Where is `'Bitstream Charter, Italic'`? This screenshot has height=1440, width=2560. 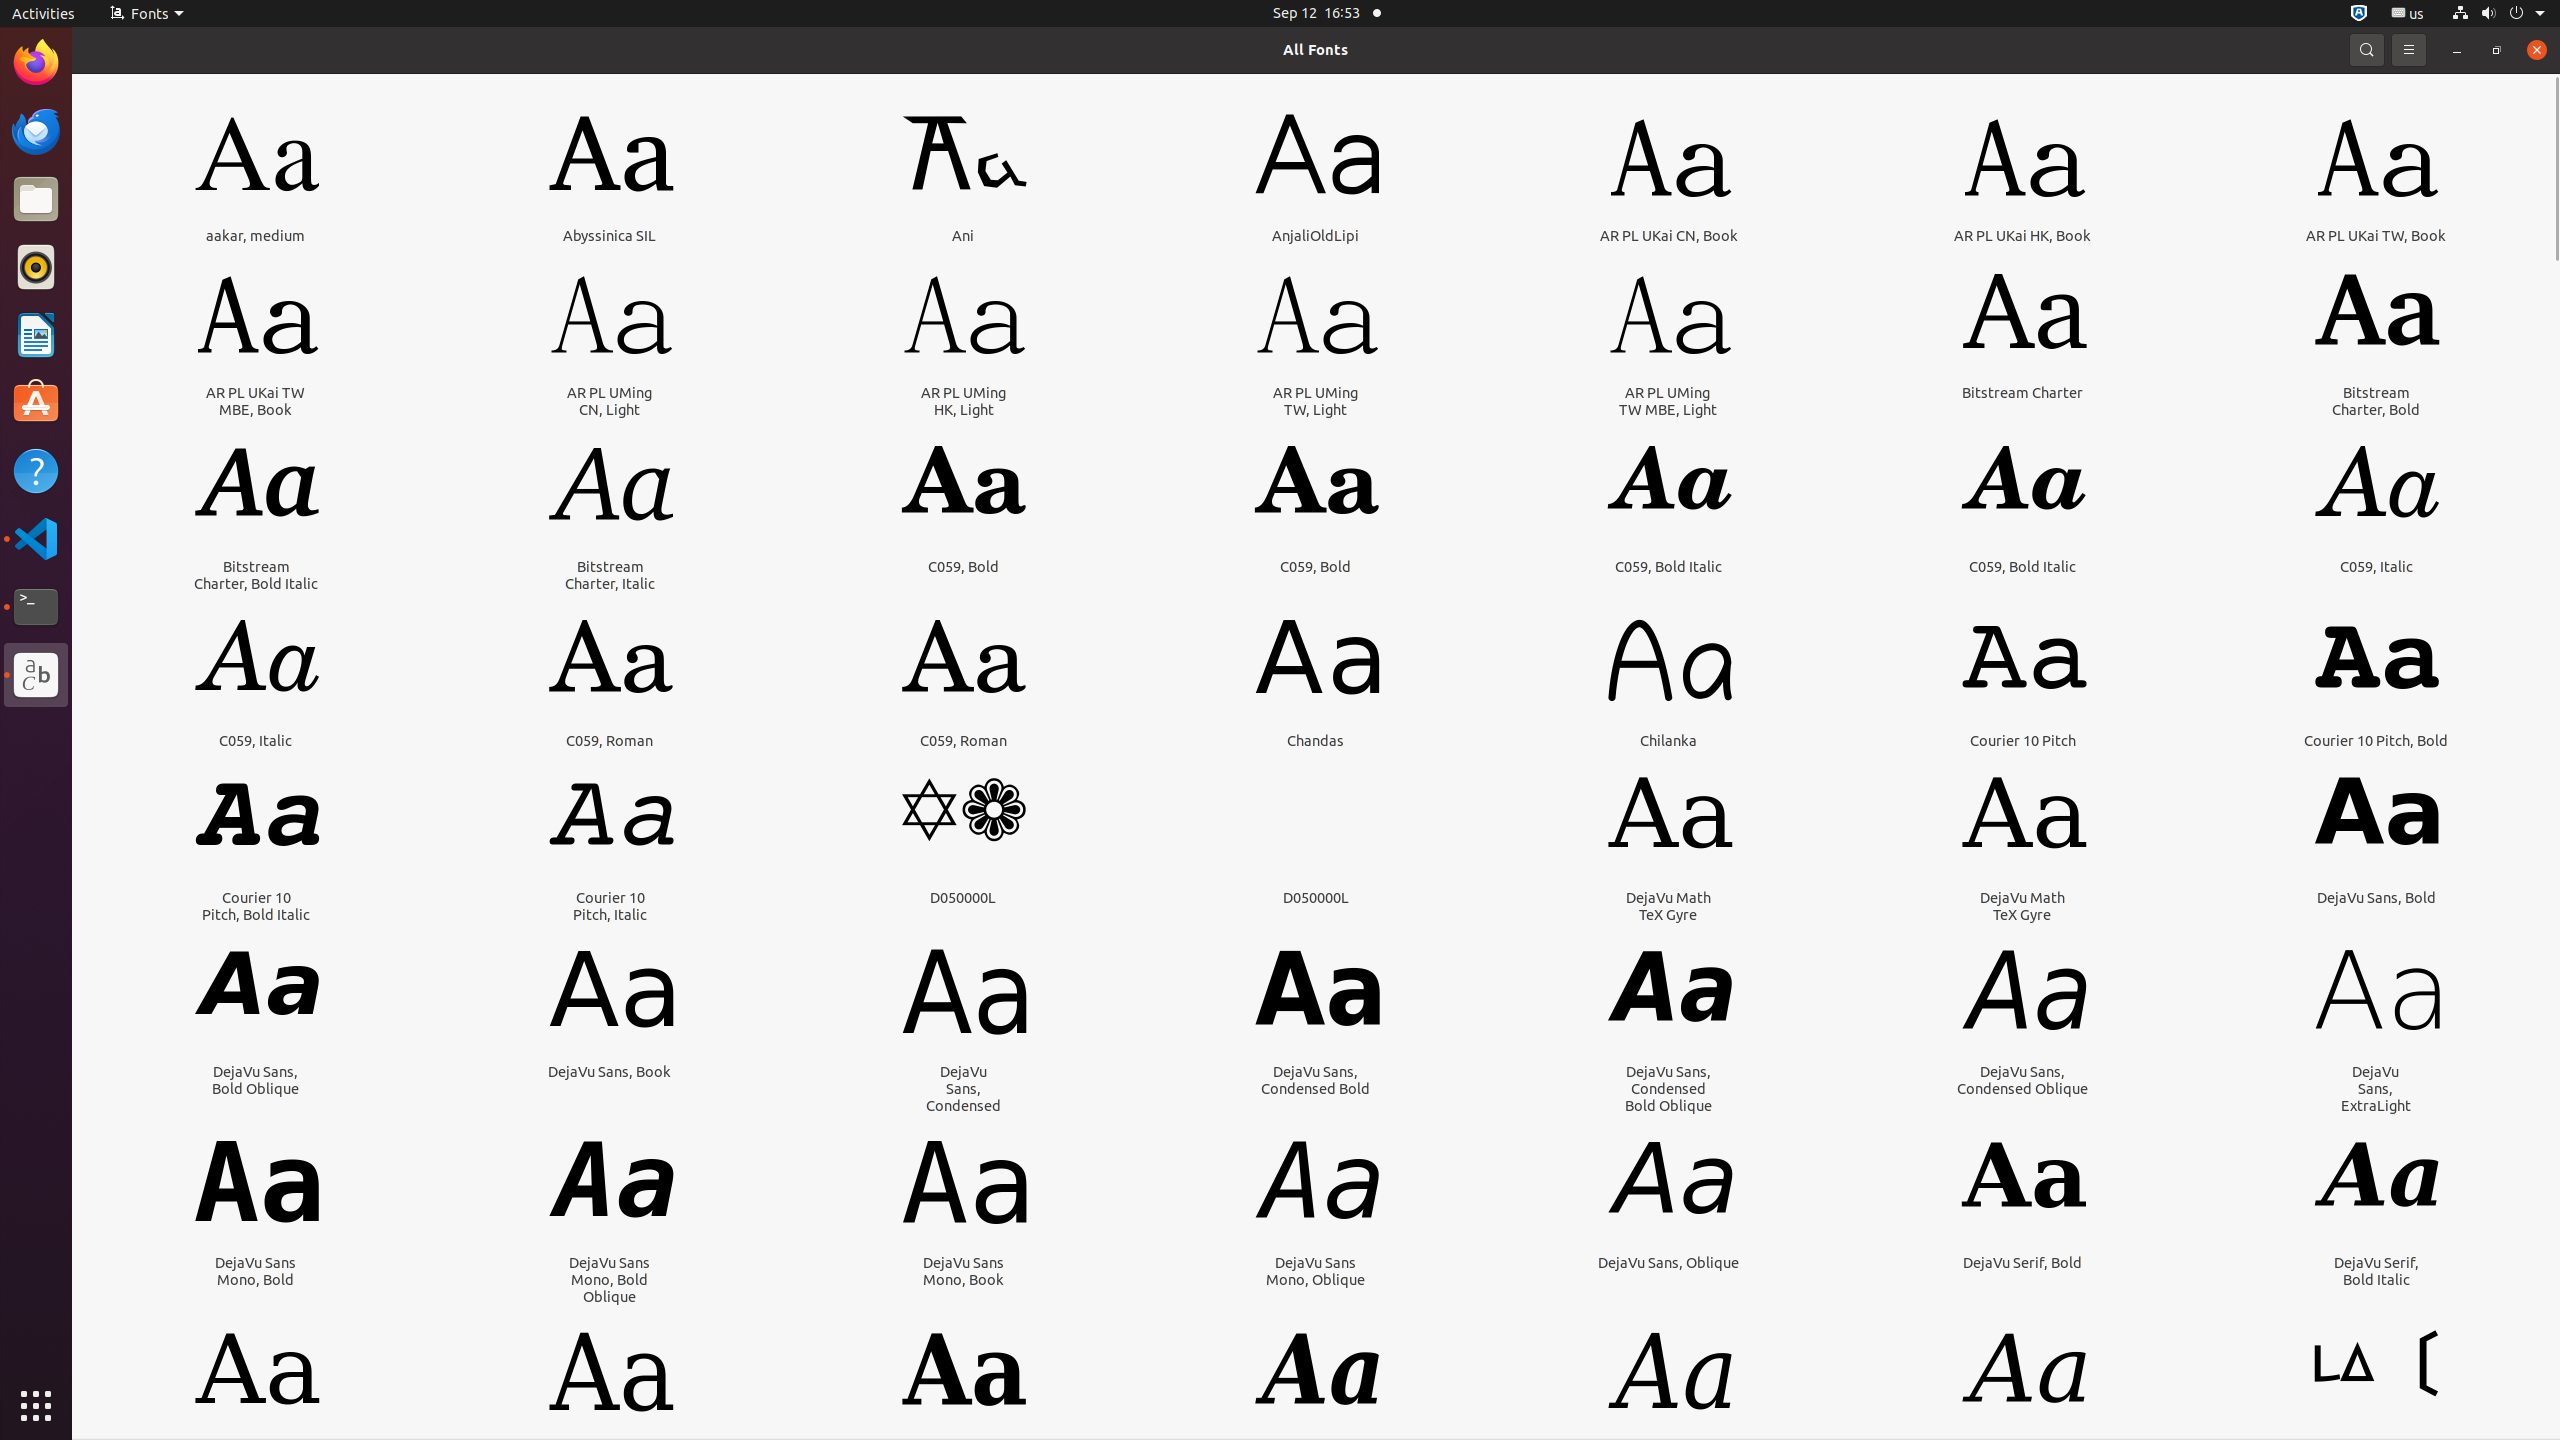
'Bitstream Charter, Italic' is located at coordinates (610, 574).